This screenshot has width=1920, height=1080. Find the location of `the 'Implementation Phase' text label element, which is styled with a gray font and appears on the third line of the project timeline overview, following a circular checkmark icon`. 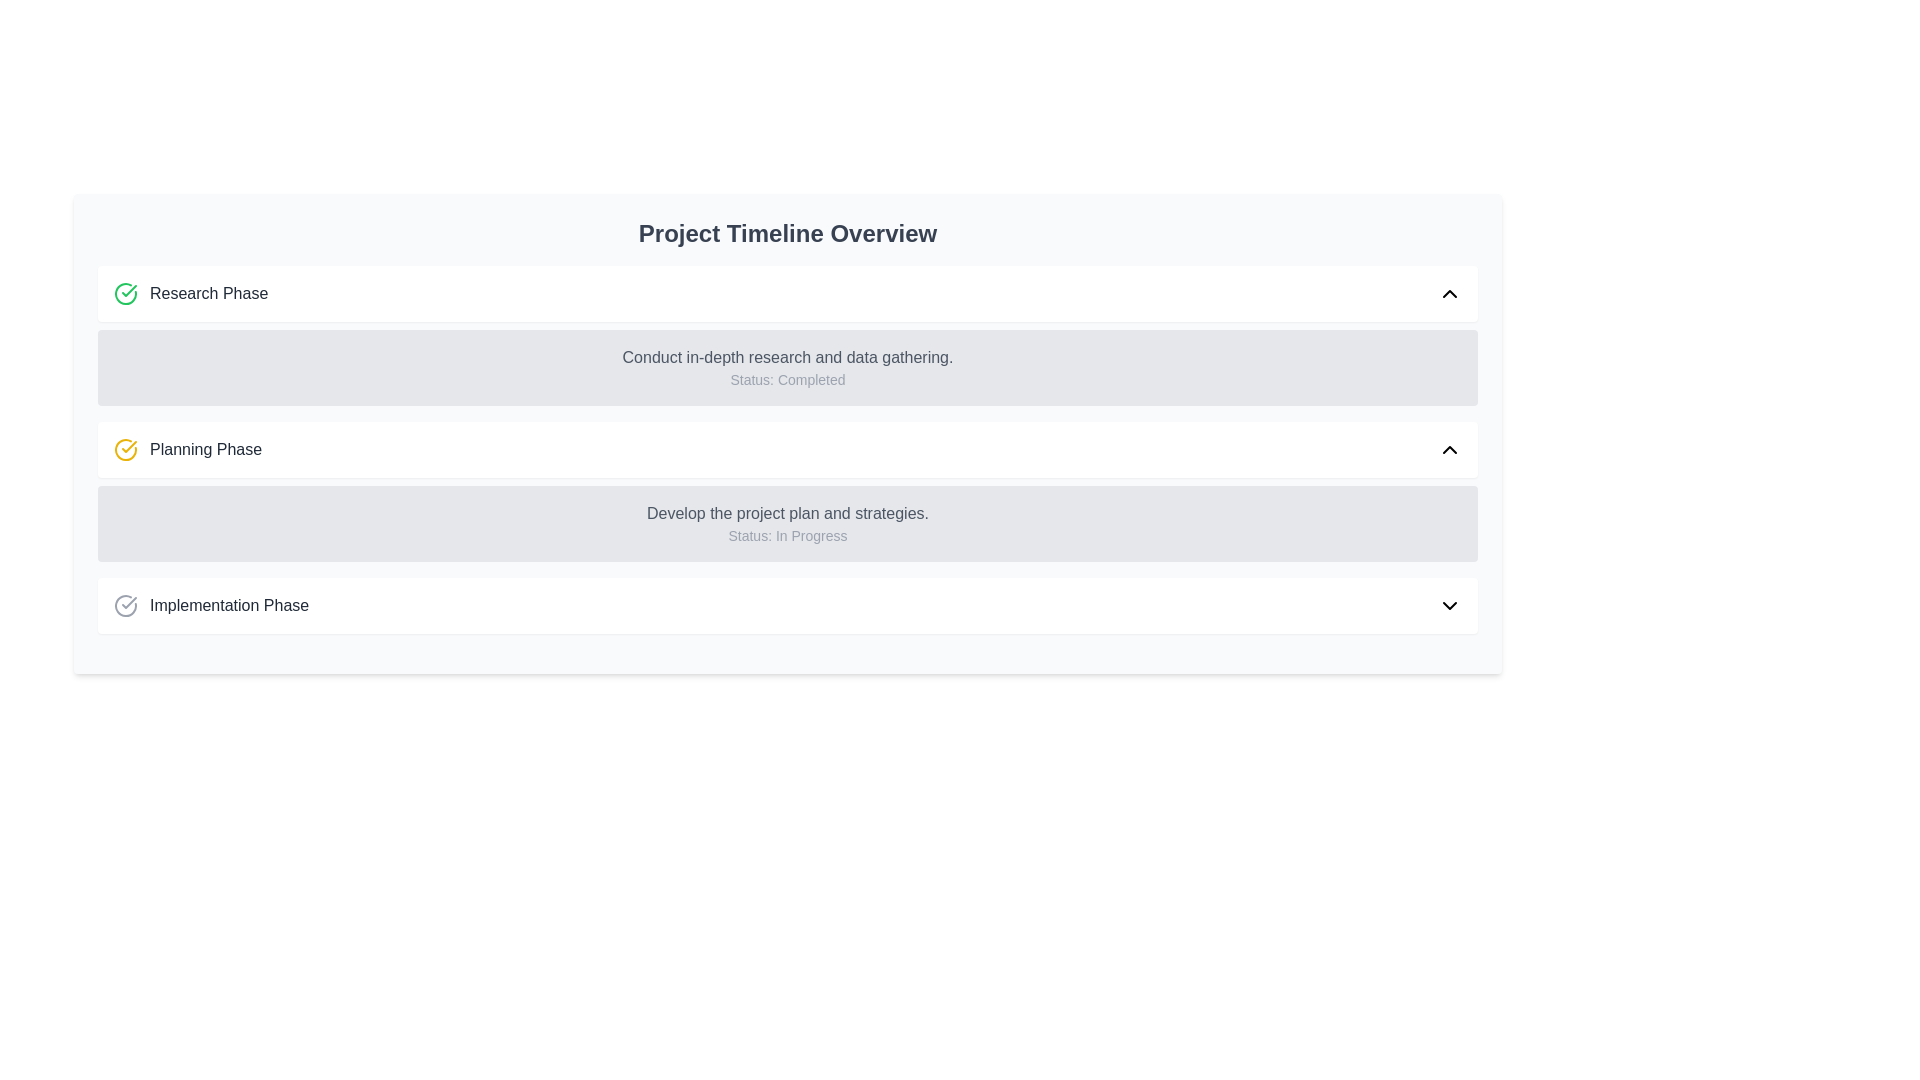

the 'Implementation Phase' text label element, which is styled with a gray font and appears on the third line of the project timeline overview, following a circular checkmark icon is located at coordinates (229, 604).